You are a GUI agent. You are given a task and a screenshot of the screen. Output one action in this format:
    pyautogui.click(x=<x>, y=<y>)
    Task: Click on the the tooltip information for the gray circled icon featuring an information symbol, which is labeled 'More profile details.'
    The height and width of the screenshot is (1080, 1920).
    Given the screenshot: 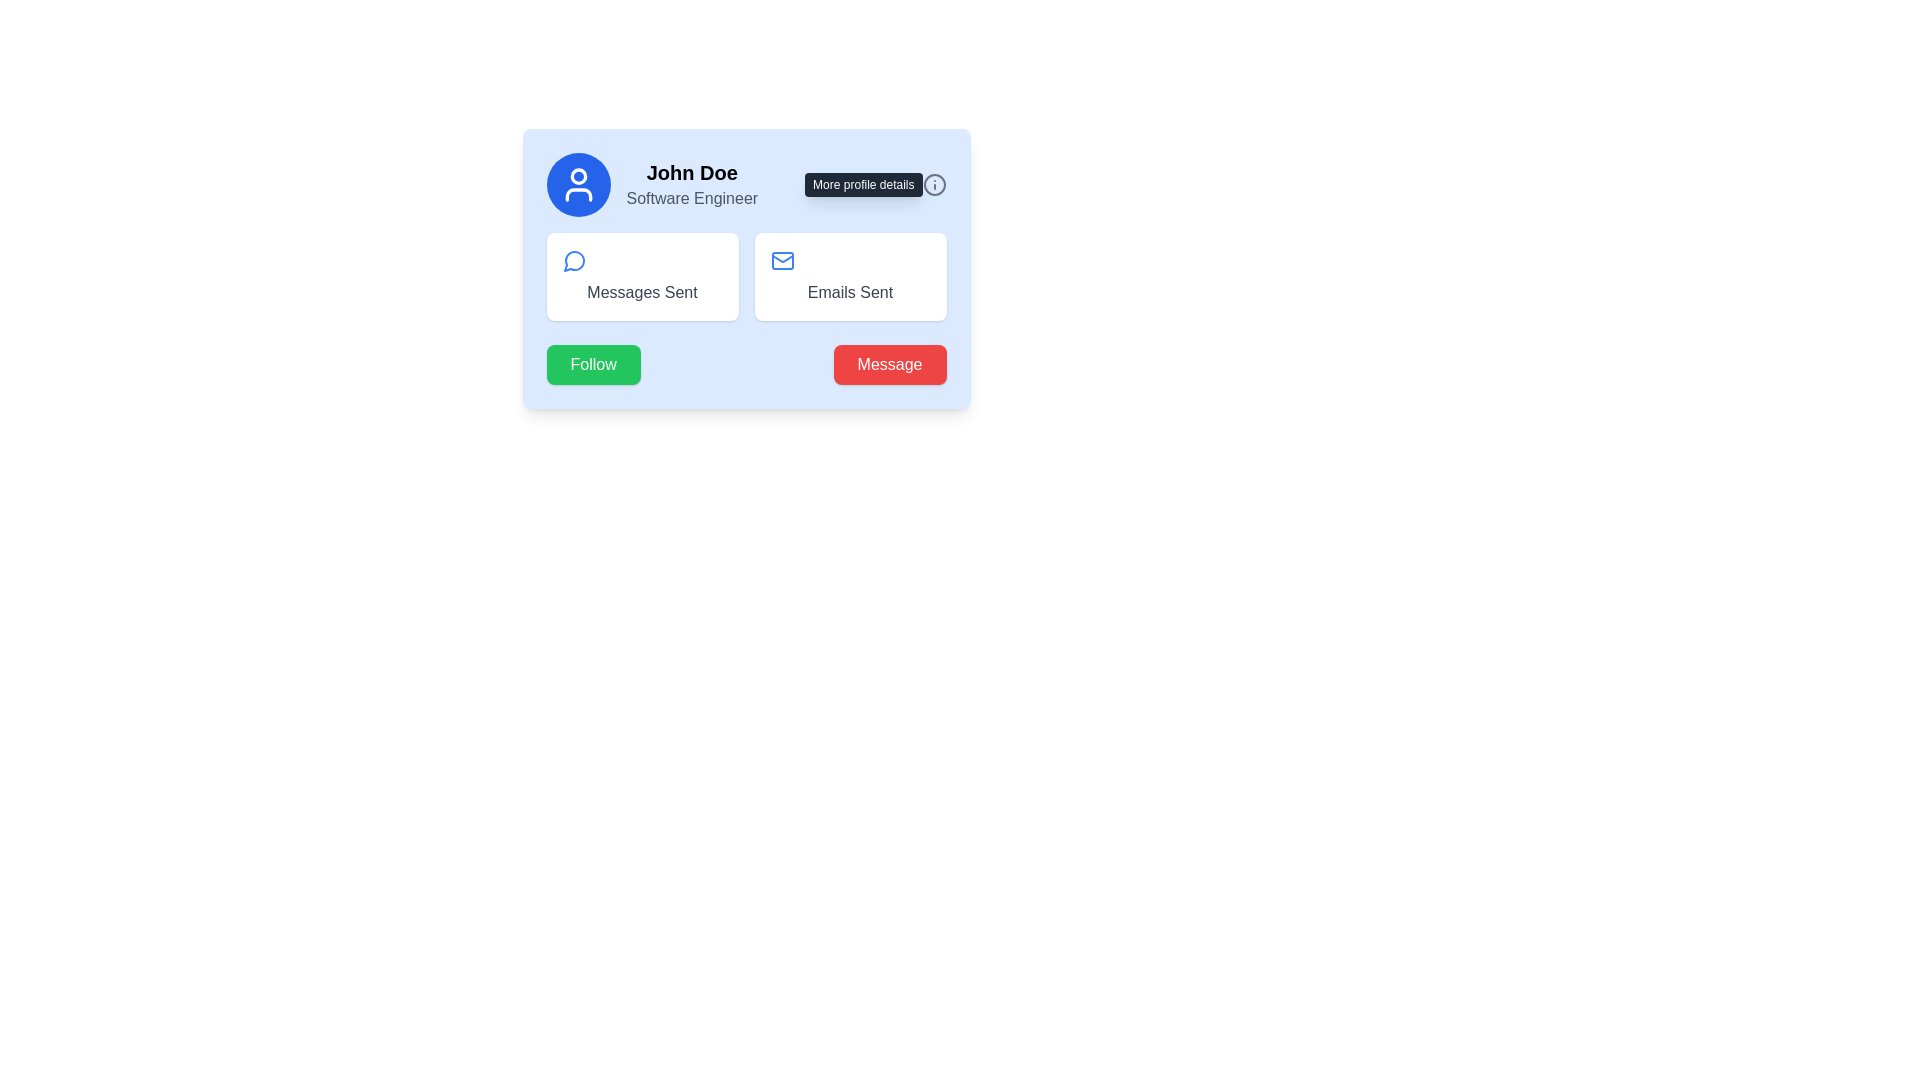 What is the action you would take?
    pyautogui.click(x=933, y=185)
    